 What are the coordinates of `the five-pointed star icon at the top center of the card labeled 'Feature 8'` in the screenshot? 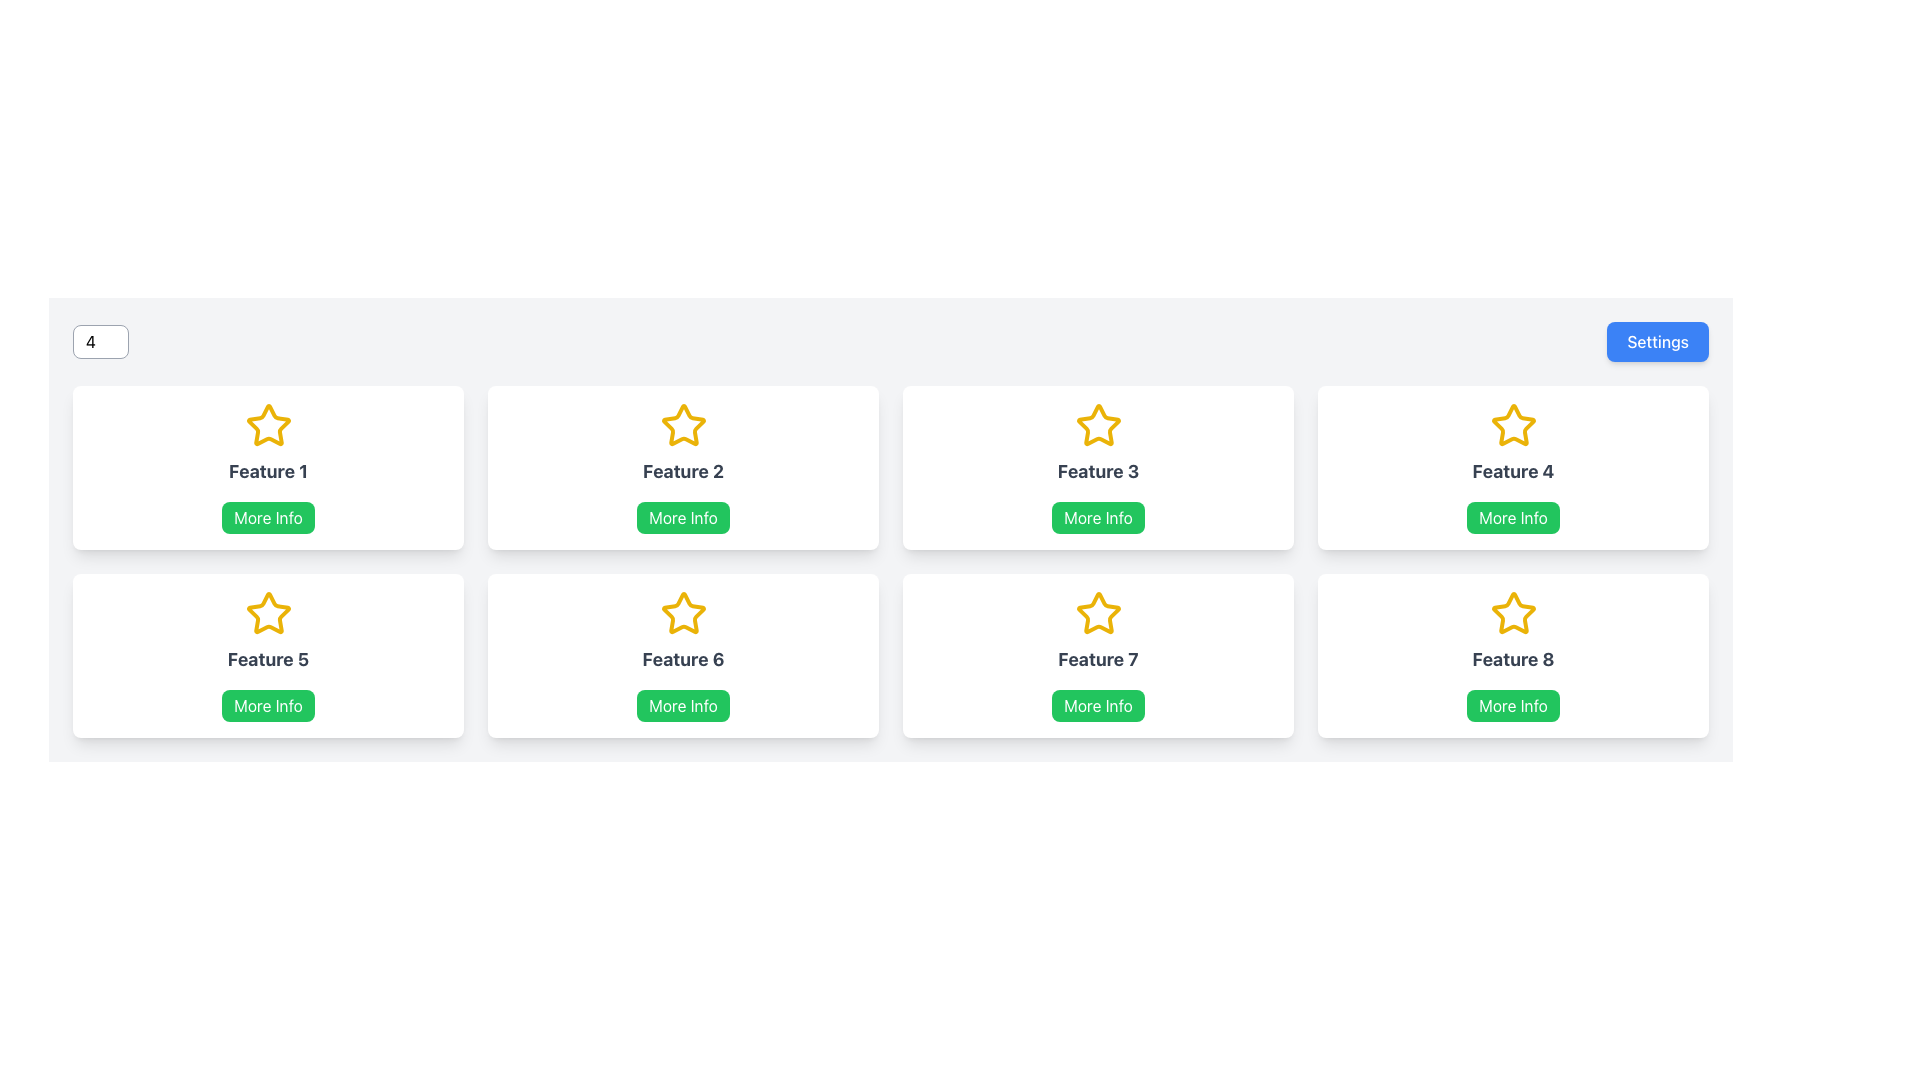 It's located at (1513, 612).